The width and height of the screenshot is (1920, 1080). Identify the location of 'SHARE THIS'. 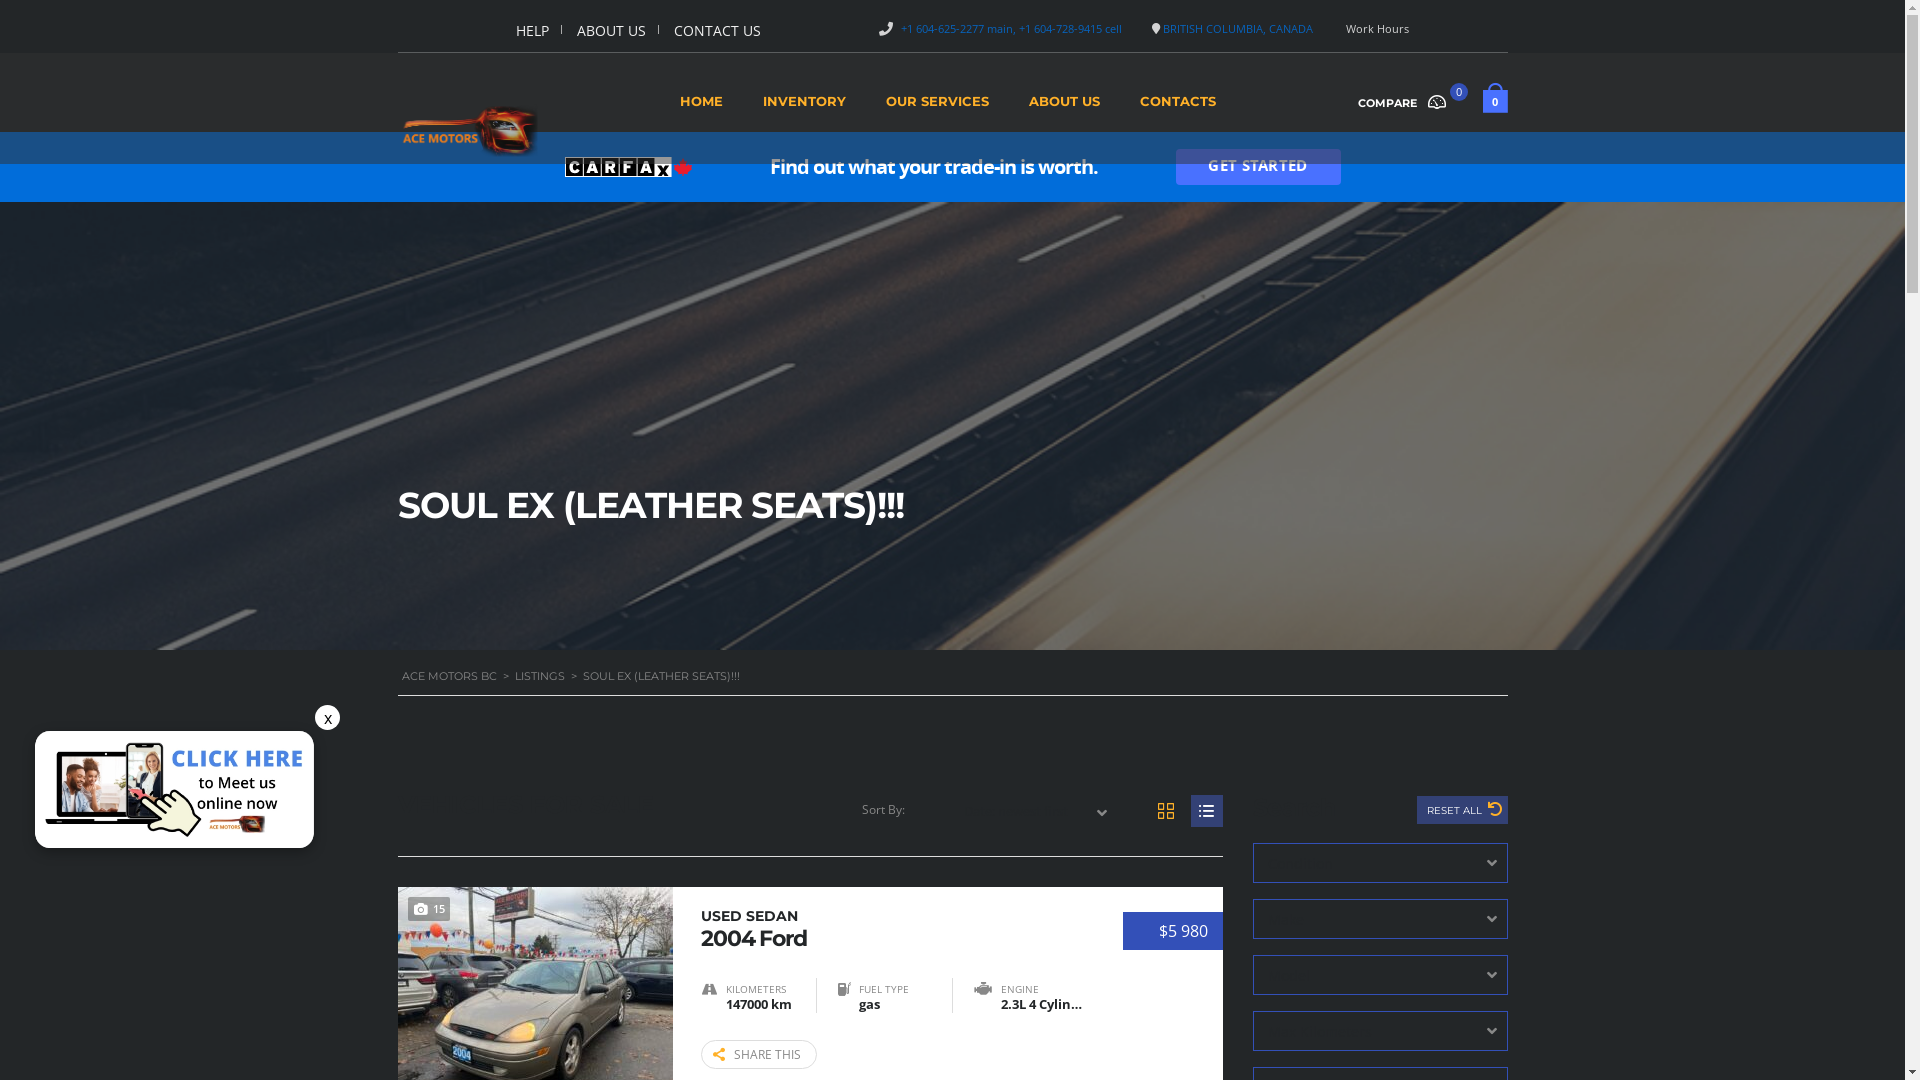
(757, 1053).